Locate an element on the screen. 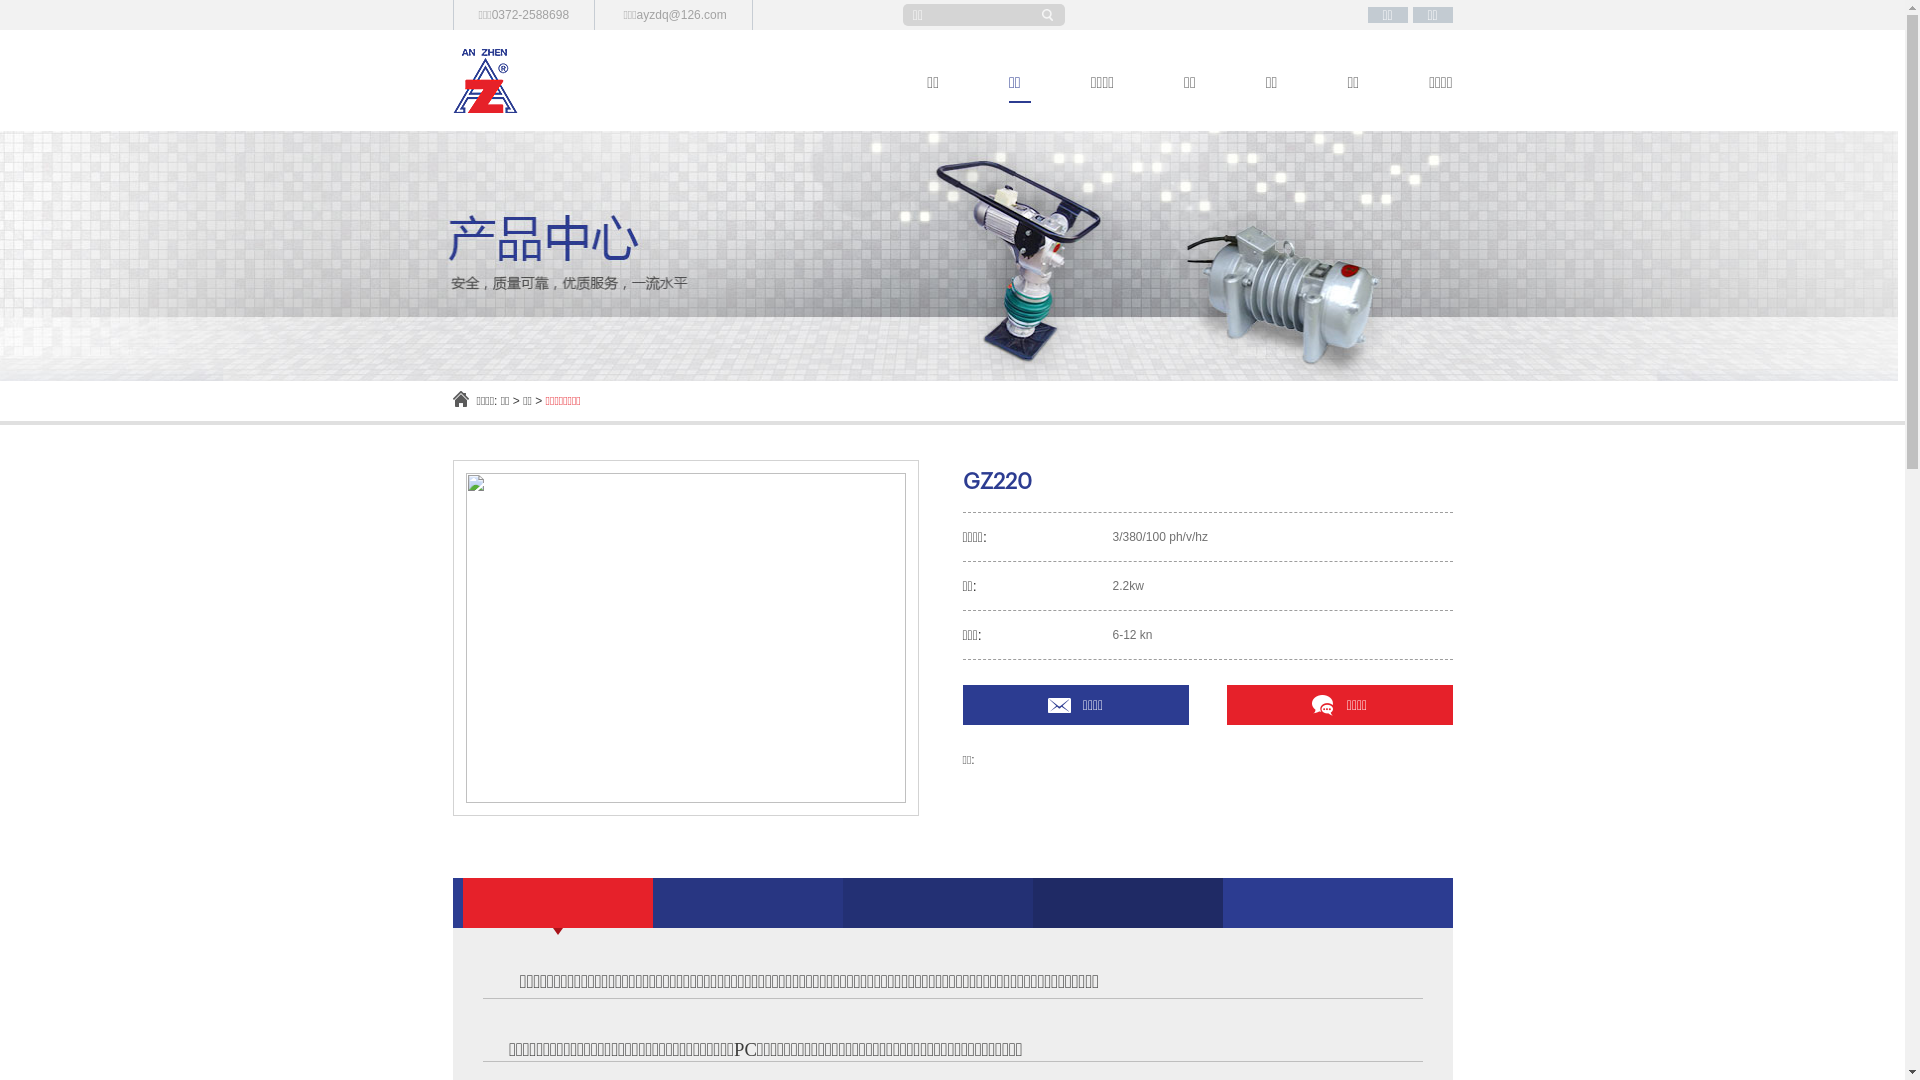 Image resolution: width=1920 pixels, height=1080 pixels. 'Search' is located at coordinates (1050, 15).